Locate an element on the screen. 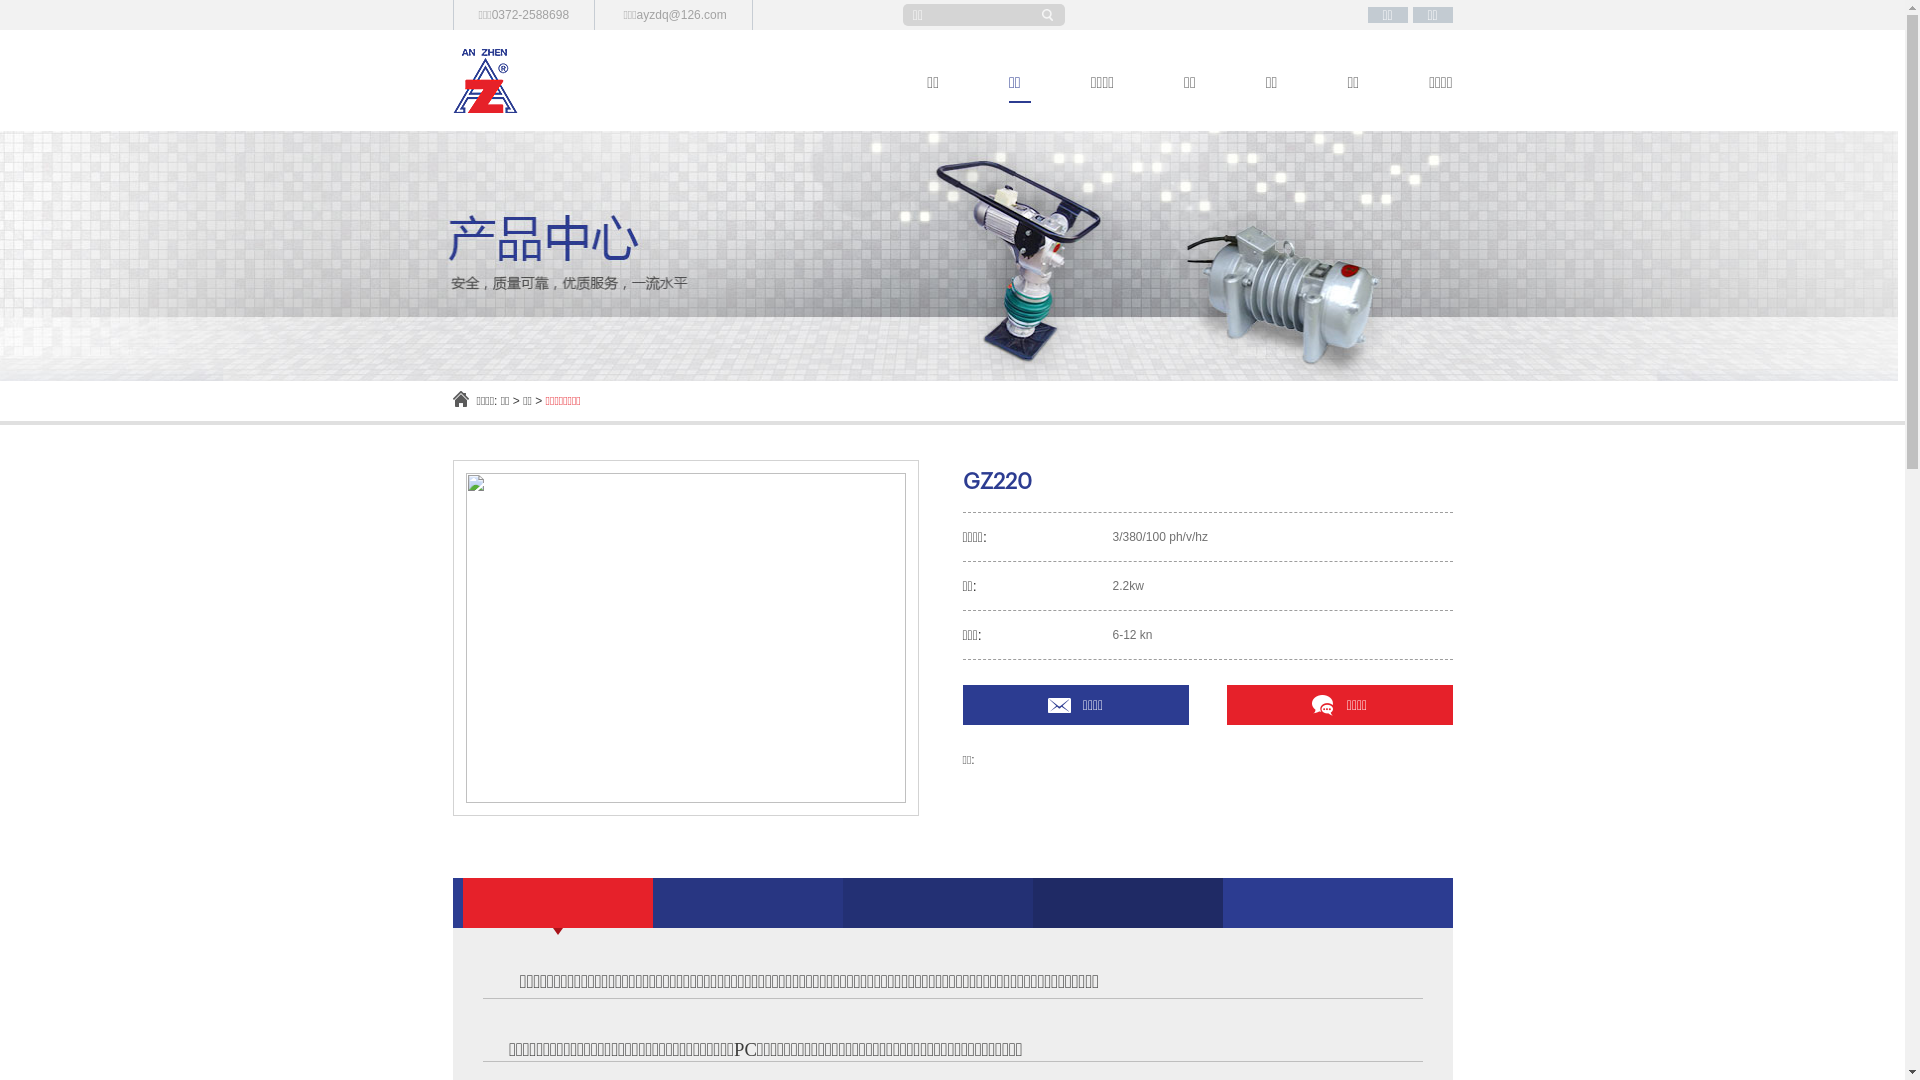 Image resolution: width=1920 pixels, height=1080 pixels. 'Search' is located at coordinates (1050, 15).